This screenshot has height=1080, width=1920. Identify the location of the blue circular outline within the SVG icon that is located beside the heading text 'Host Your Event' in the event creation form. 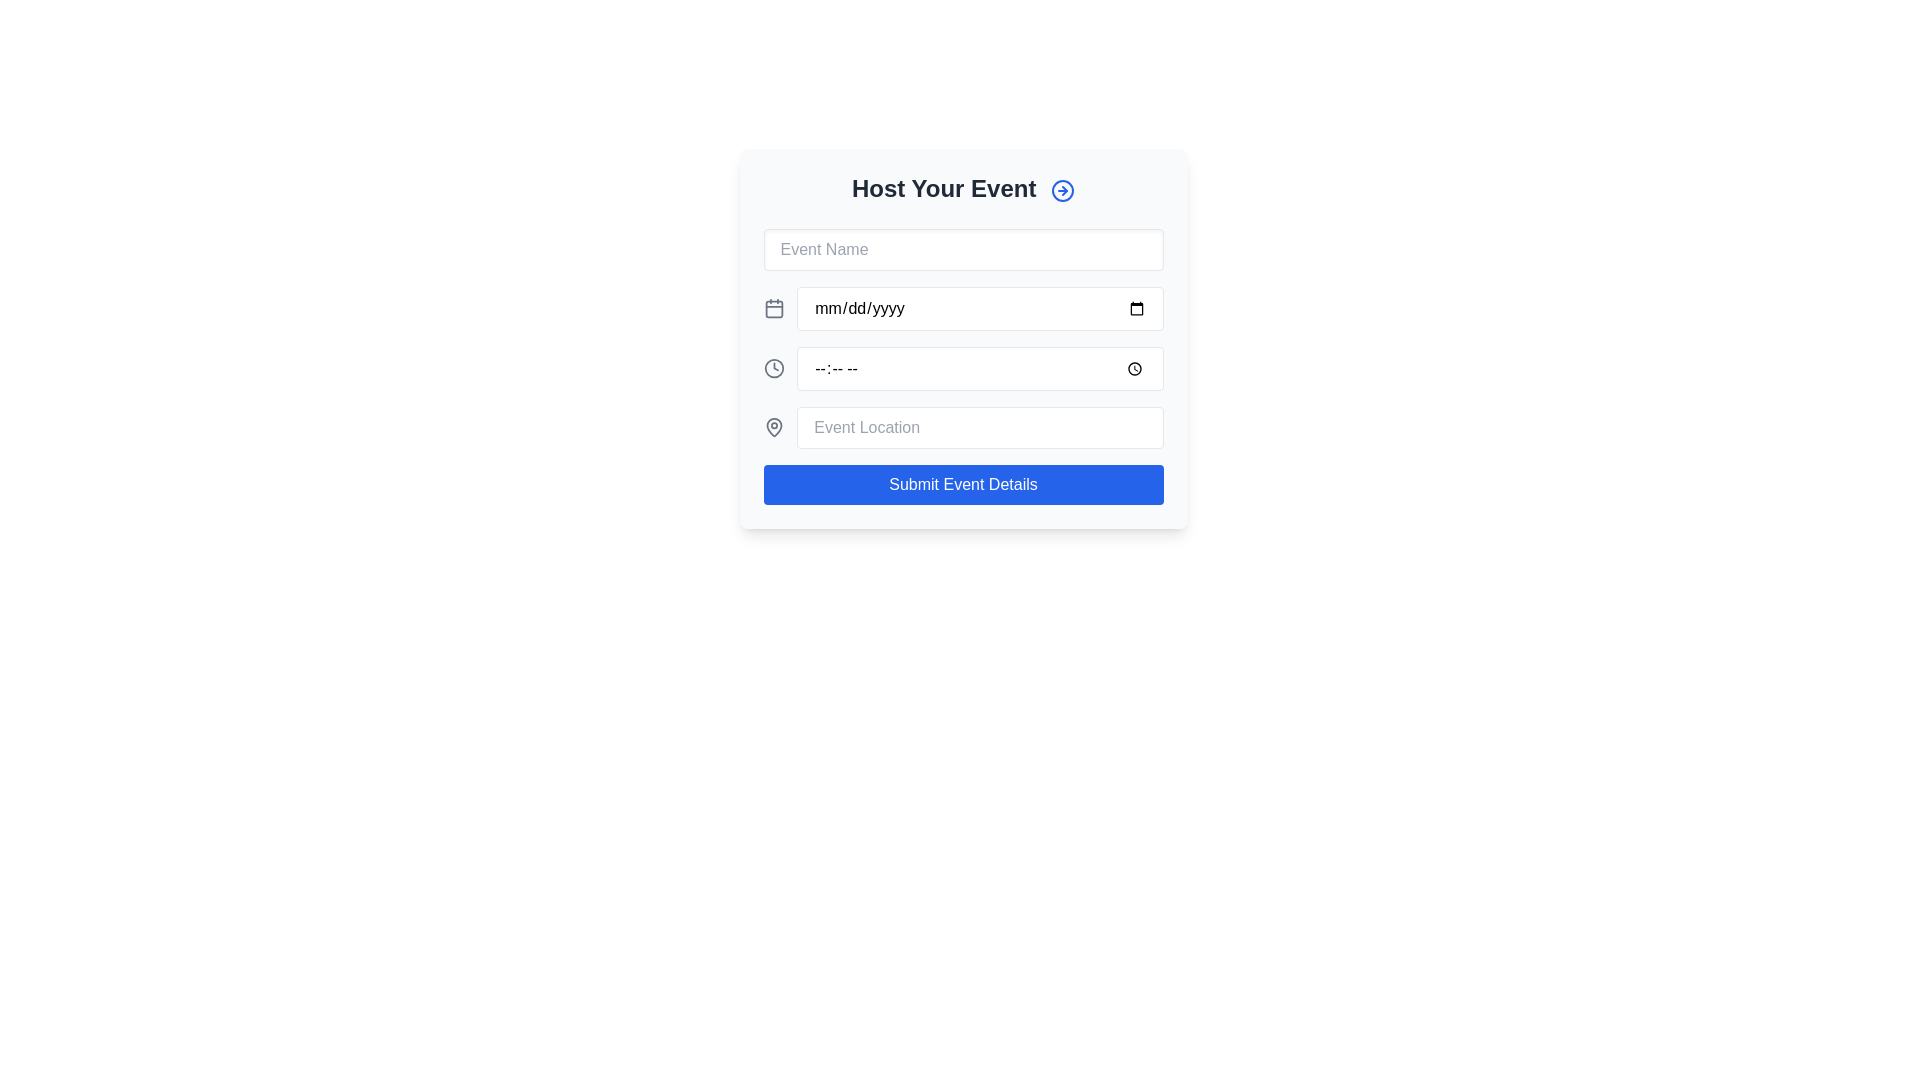
(1062, 190).